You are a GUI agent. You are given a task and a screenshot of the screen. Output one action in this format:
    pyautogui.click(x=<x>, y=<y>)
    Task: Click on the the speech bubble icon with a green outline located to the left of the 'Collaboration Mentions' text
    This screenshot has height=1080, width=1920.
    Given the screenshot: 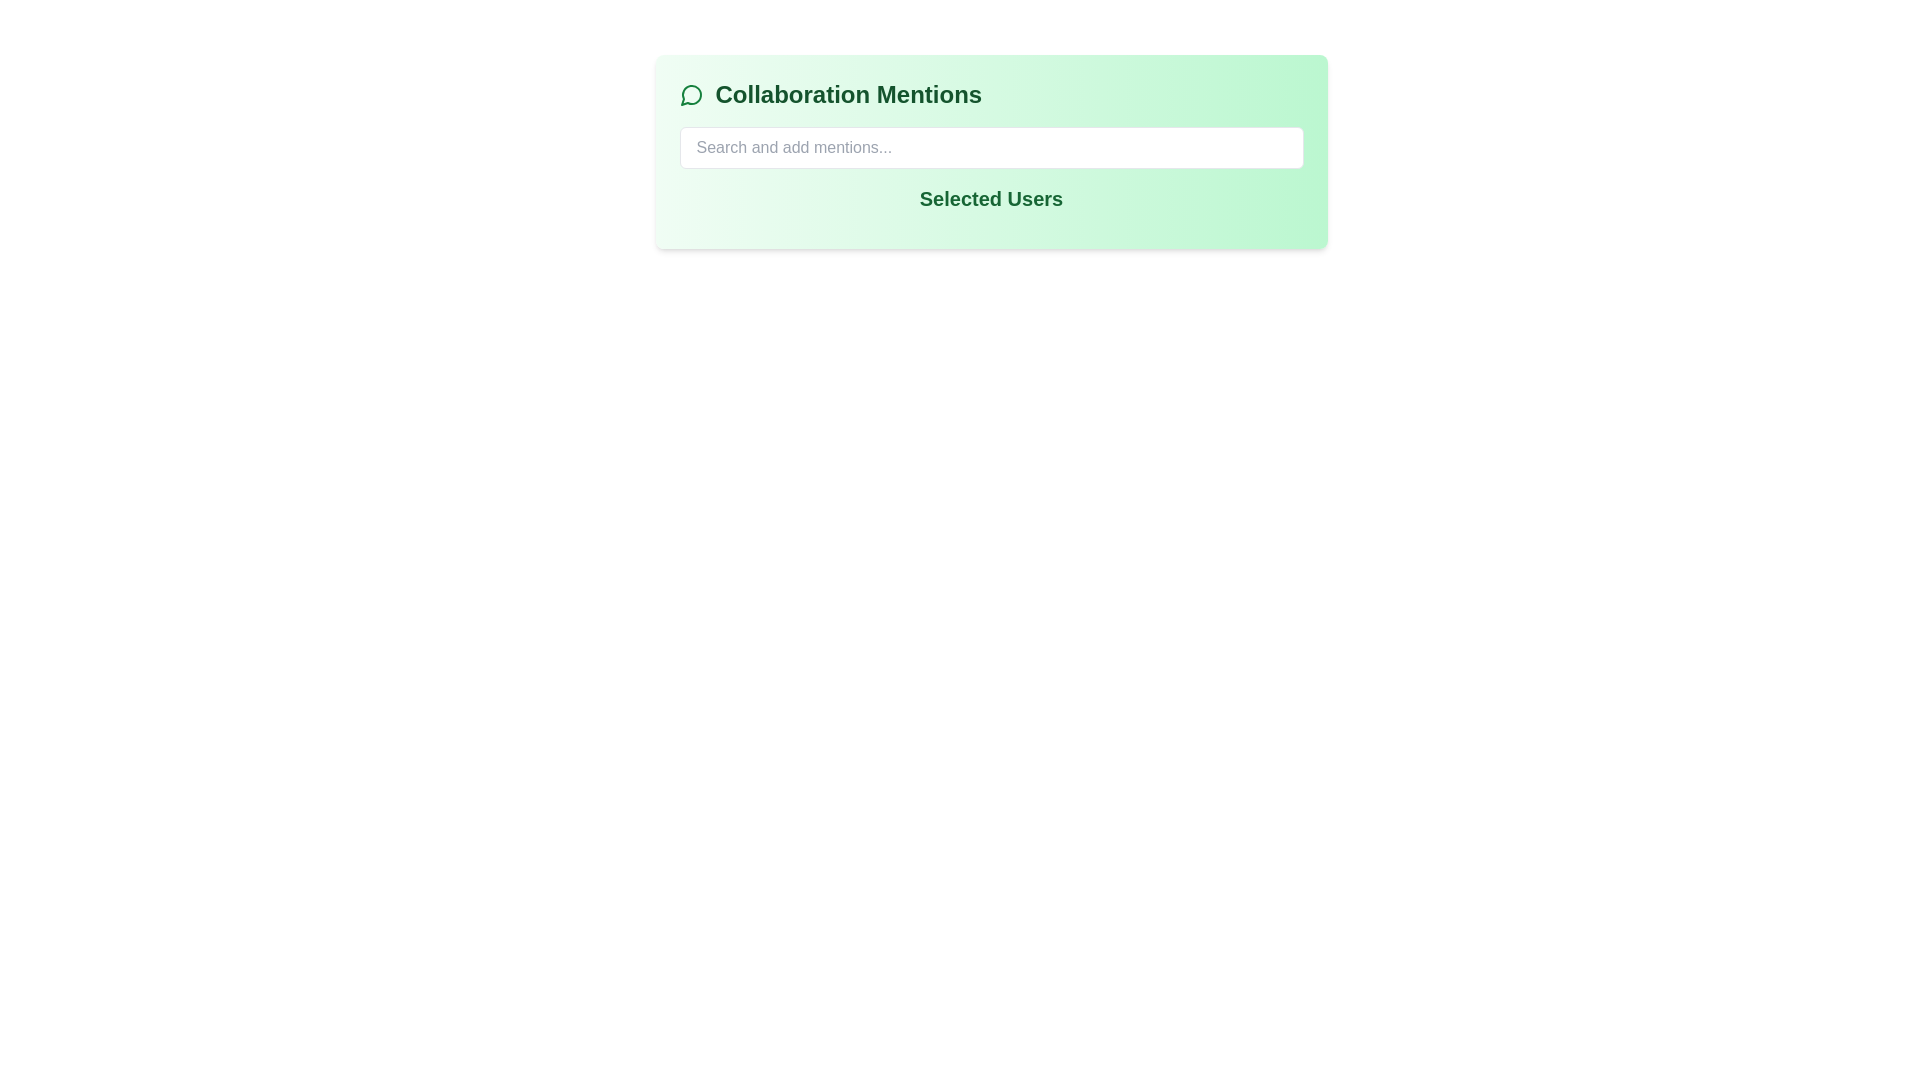 What is the action you would take?
    pyautogui.click(x=691, y=95)
    